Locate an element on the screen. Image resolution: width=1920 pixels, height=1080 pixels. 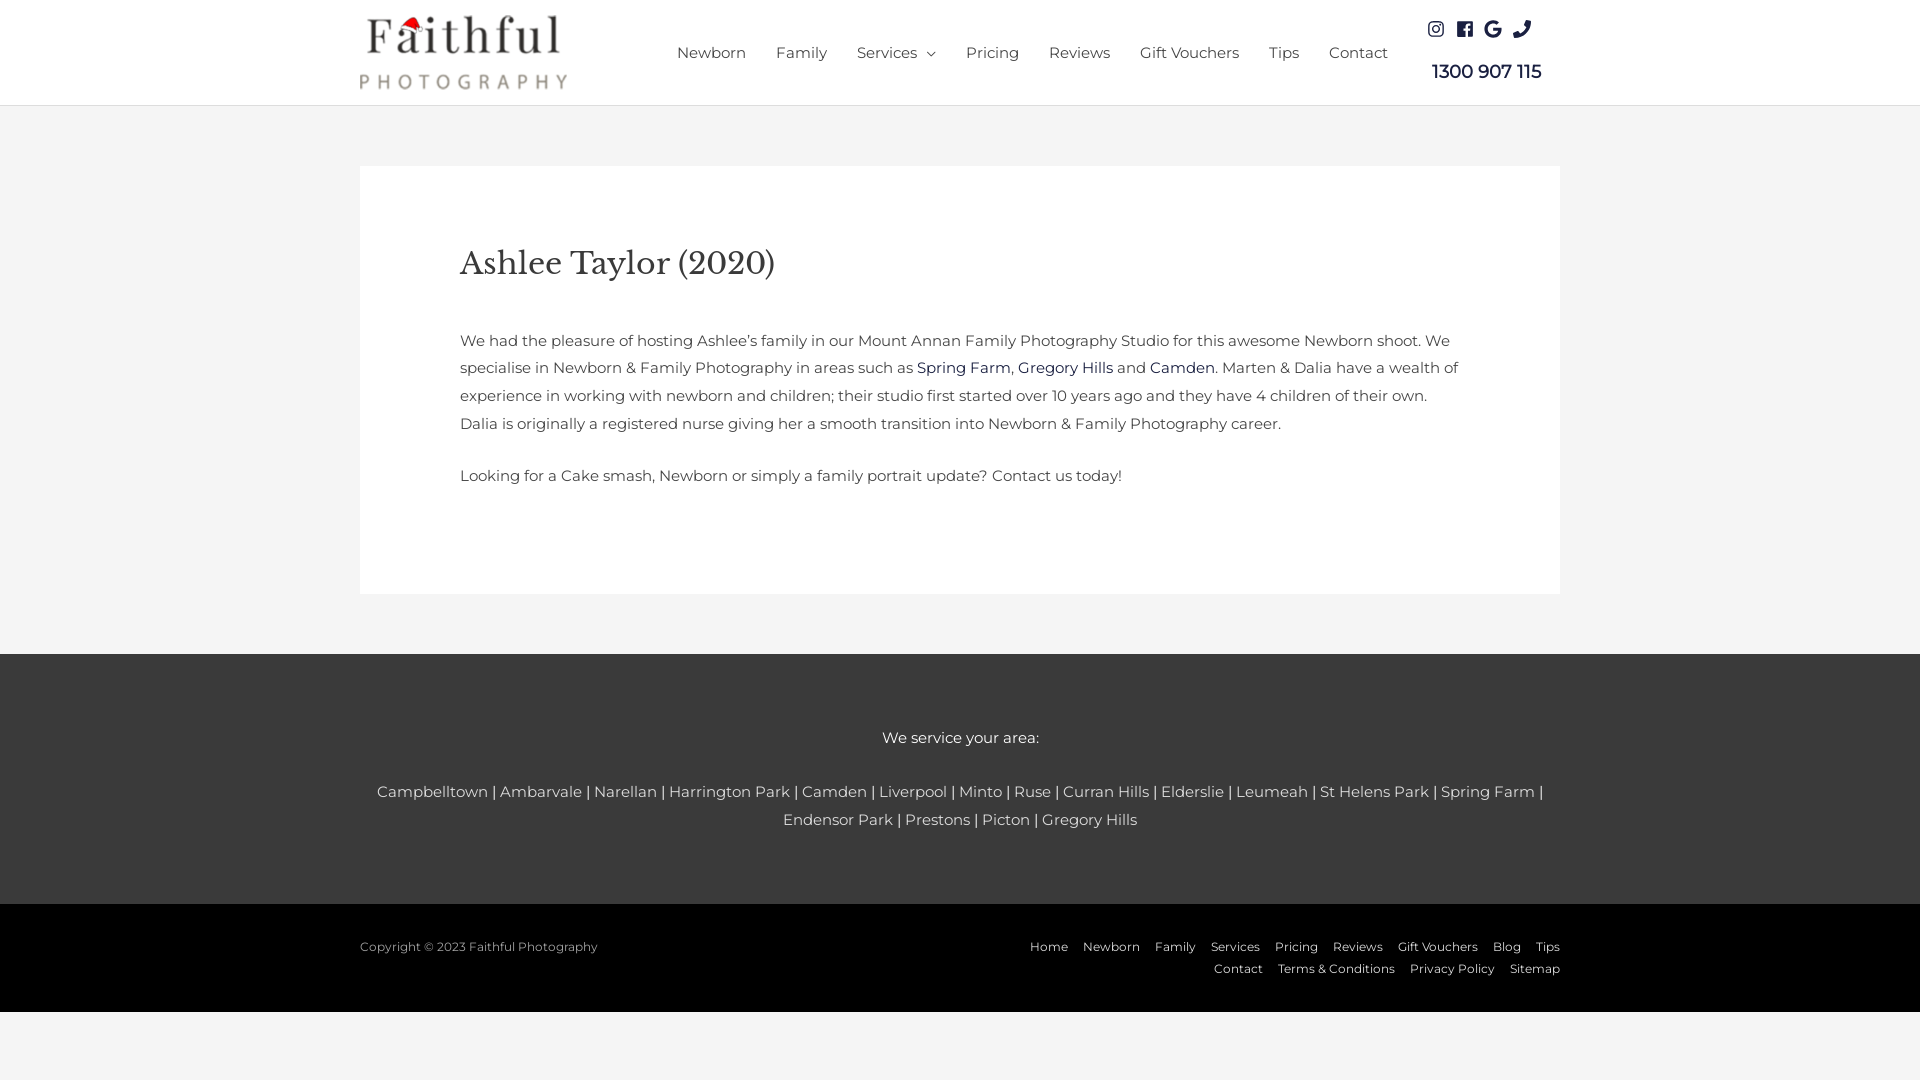
'Minto' is located at coordinates (980, 790).